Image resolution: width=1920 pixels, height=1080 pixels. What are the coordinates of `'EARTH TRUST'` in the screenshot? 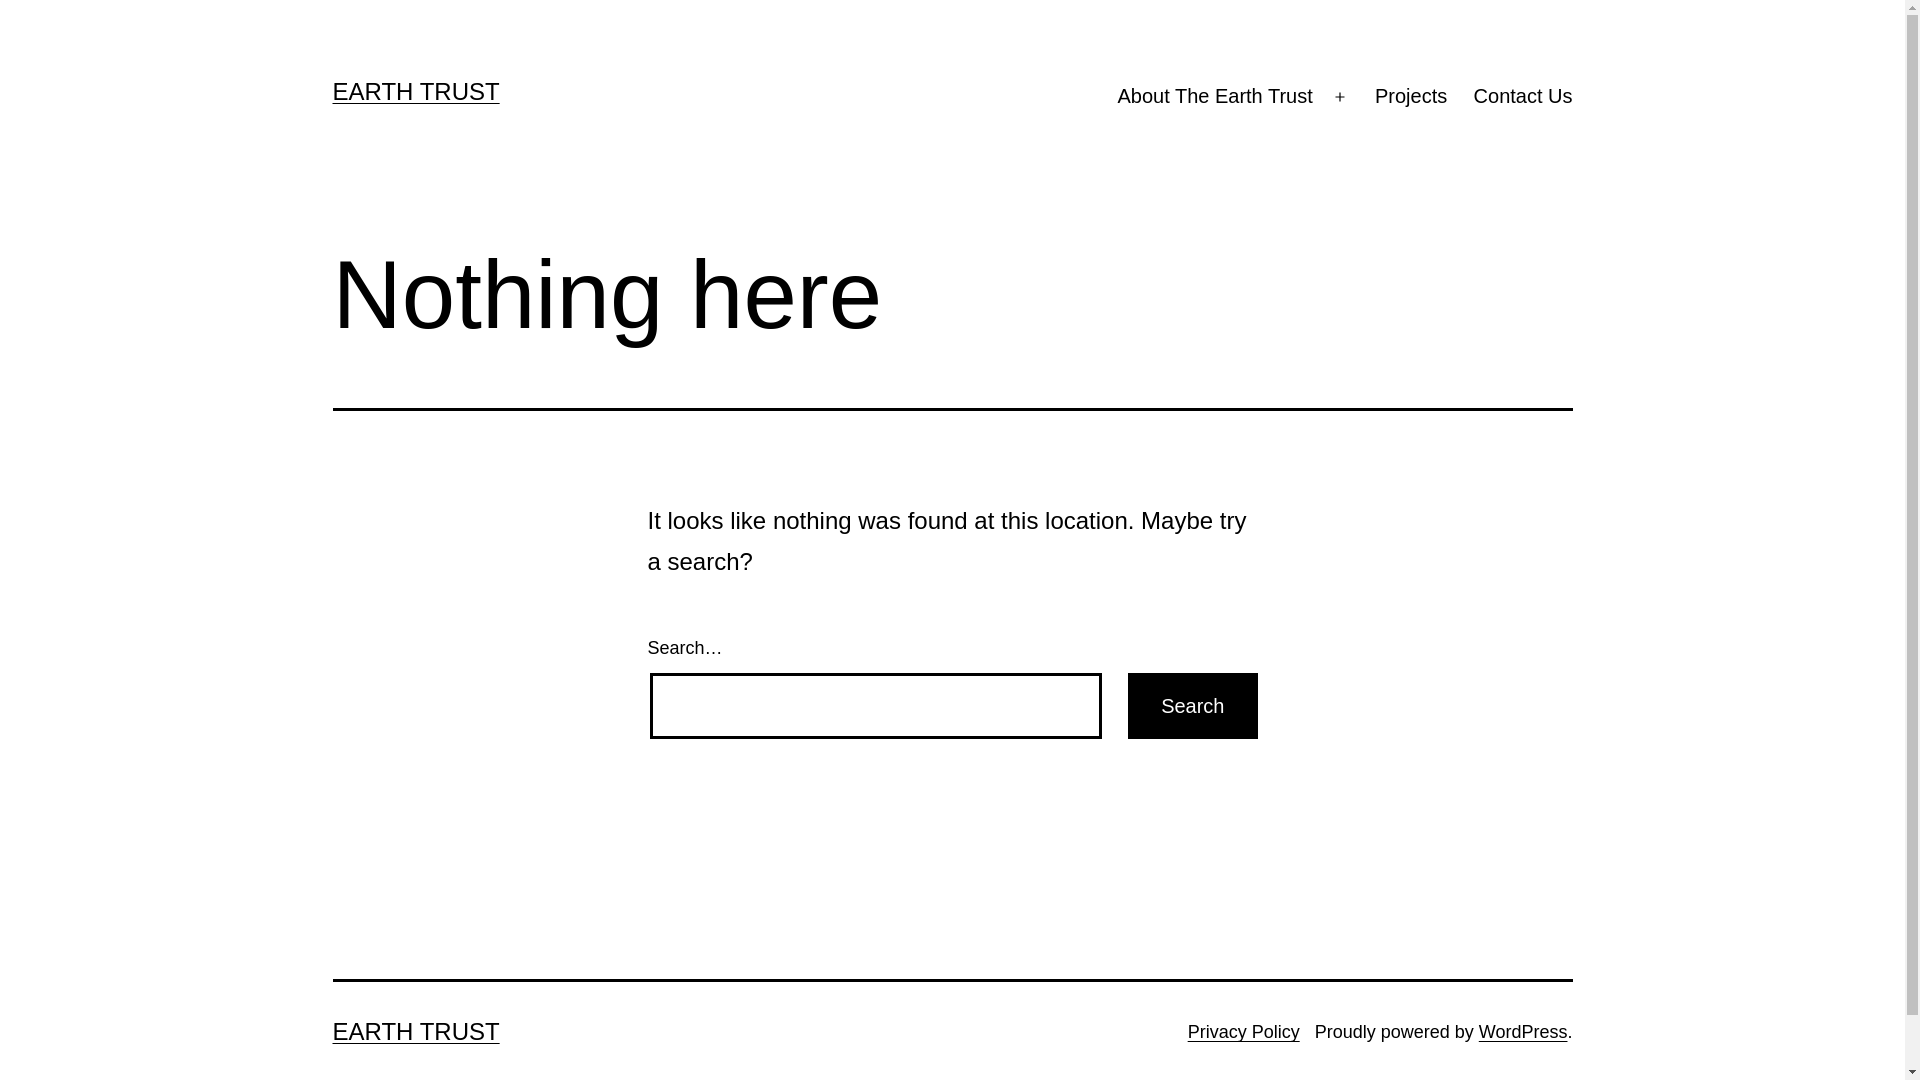 It's located at (331, 91).